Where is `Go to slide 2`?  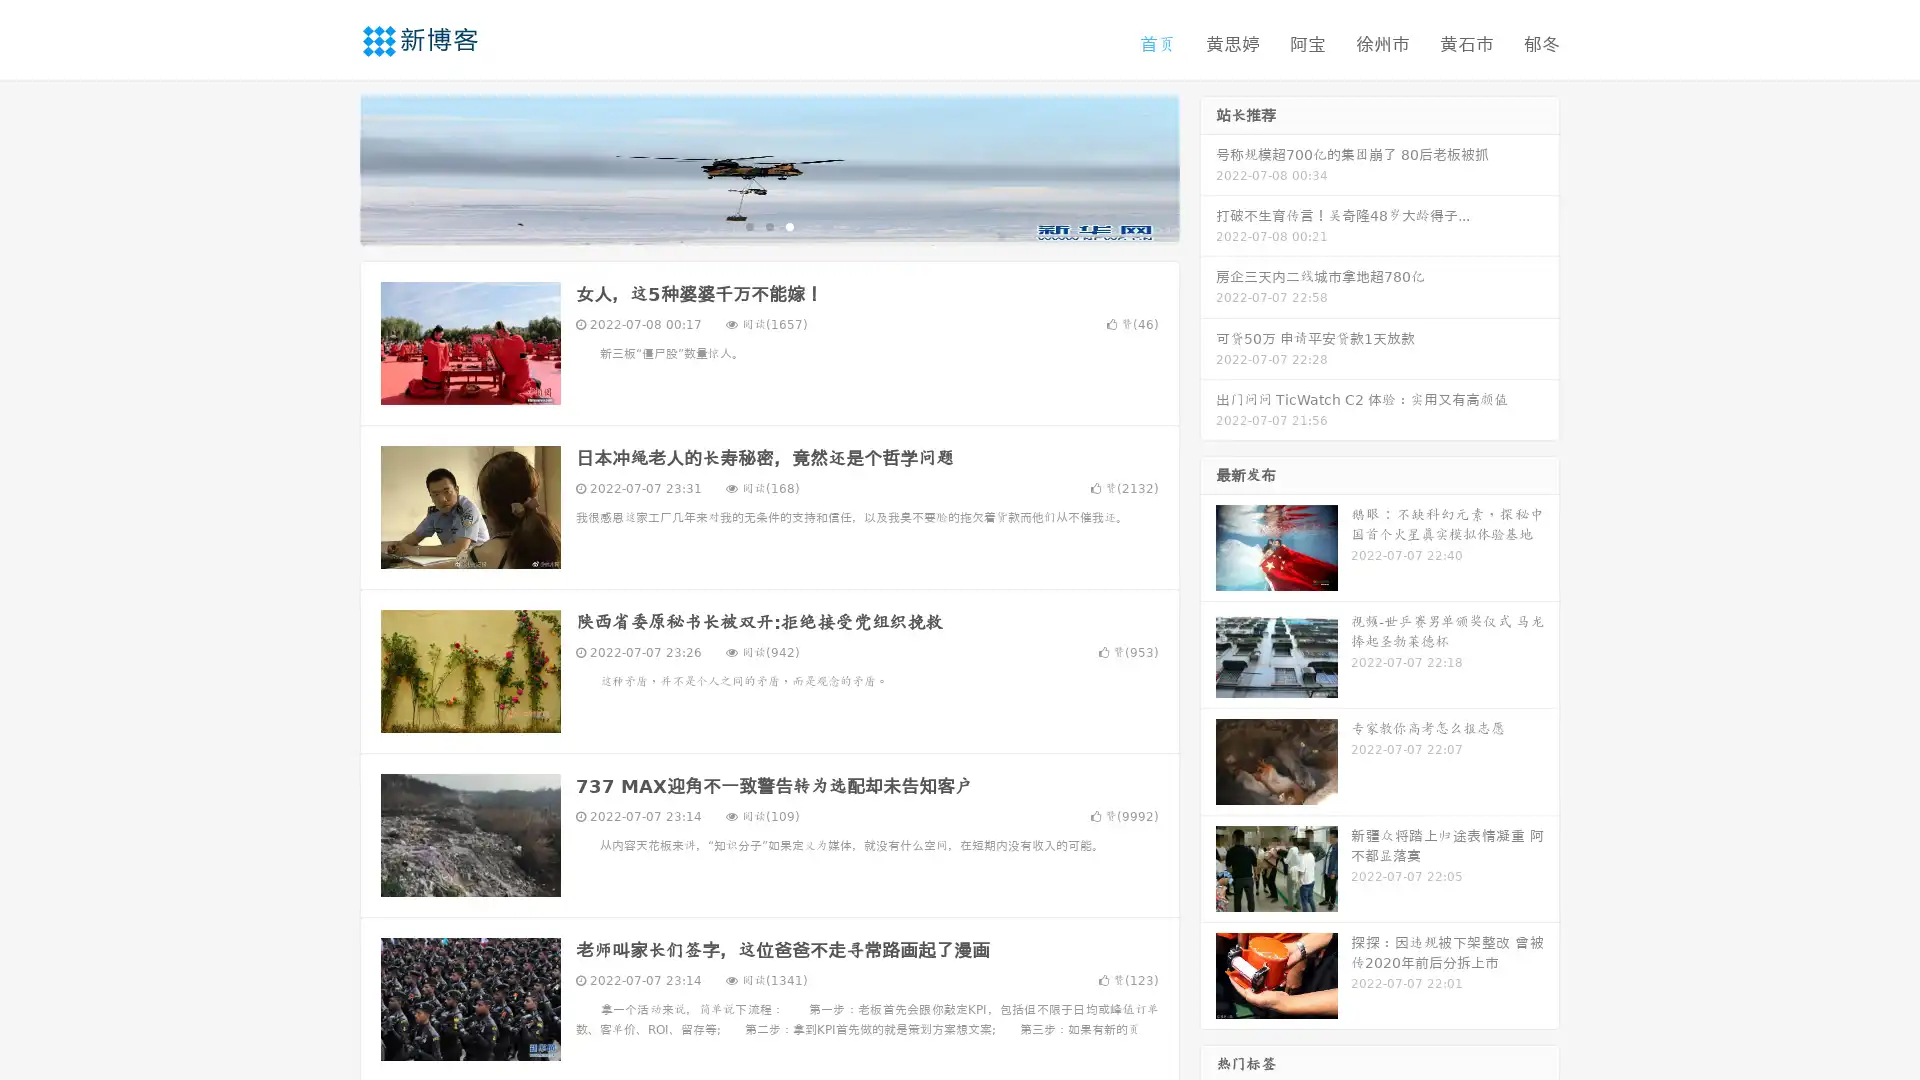 Go to slide 2 is located at coordinates (768, 225).